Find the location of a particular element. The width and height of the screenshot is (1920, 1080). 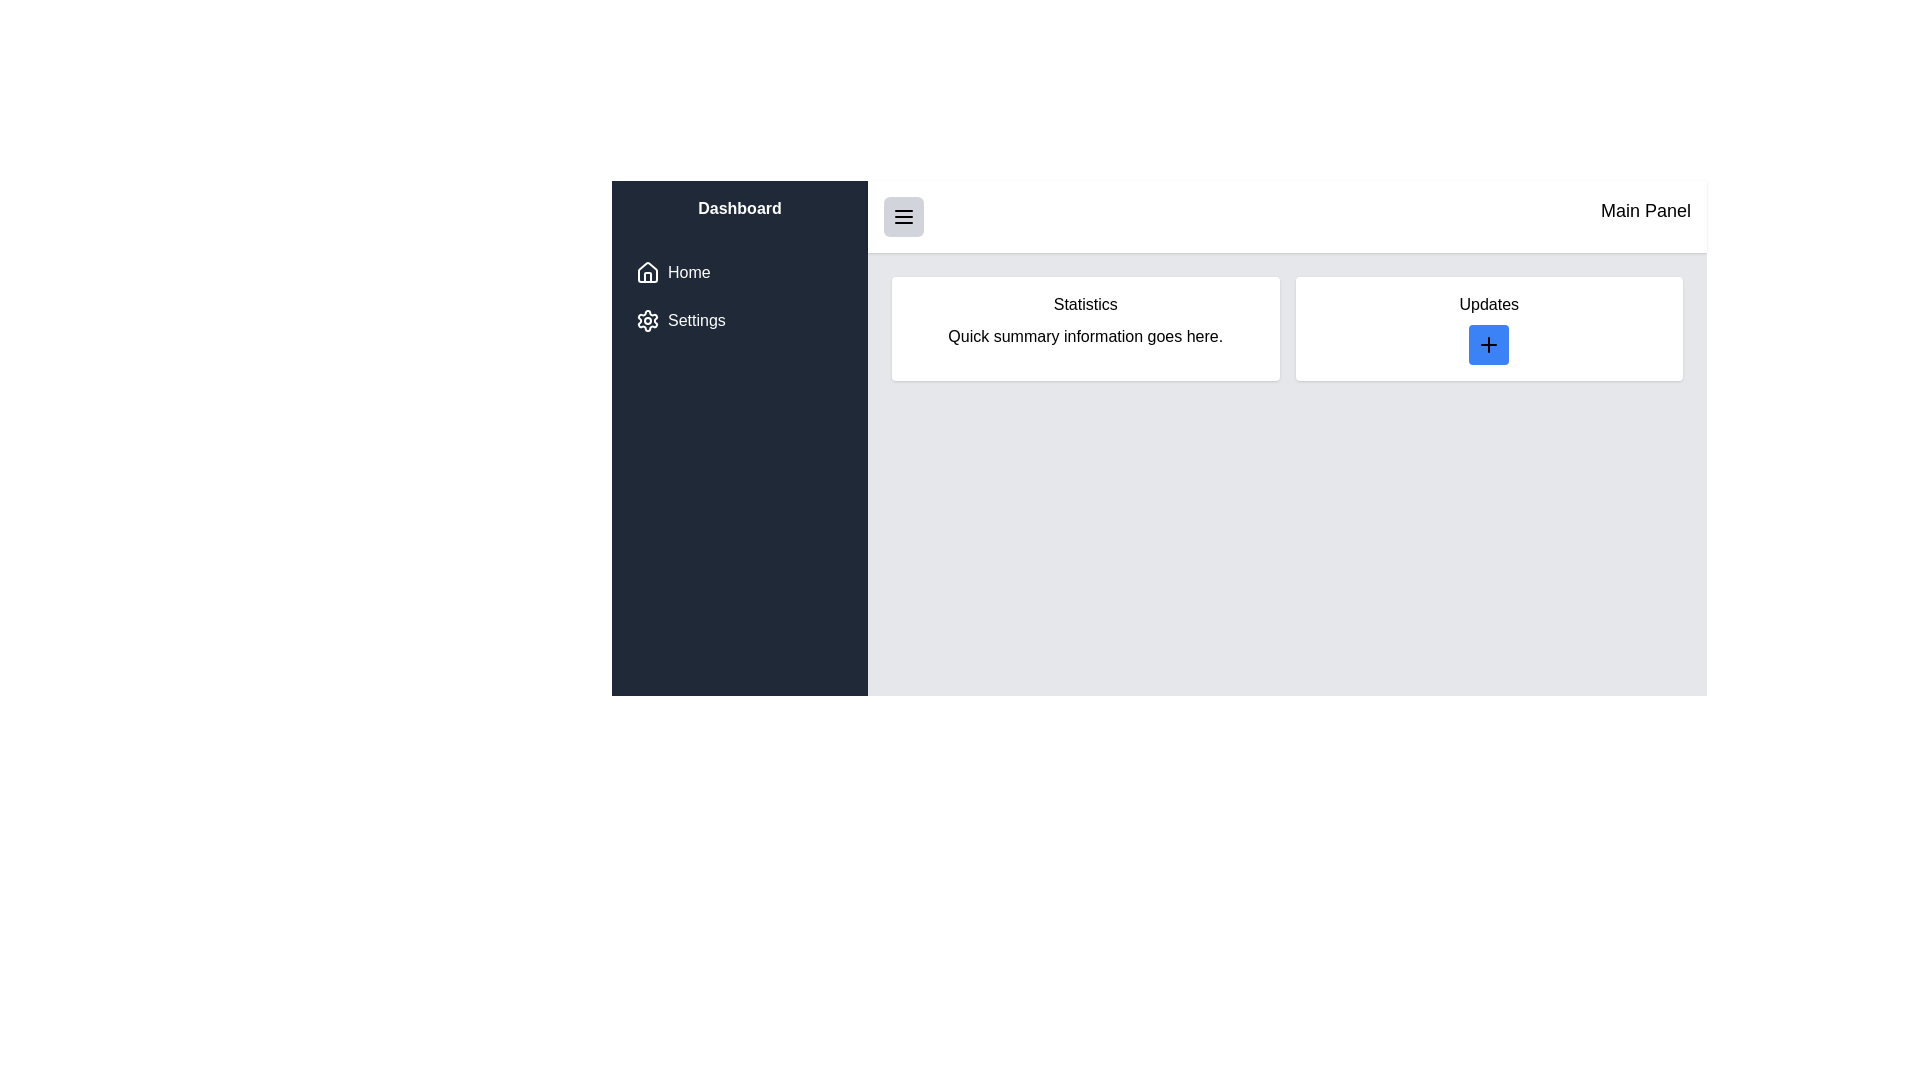

the plus icon button with a black outline, located in the upper-right corner of the 'Updates' card is located at coordinates (1489, 343).